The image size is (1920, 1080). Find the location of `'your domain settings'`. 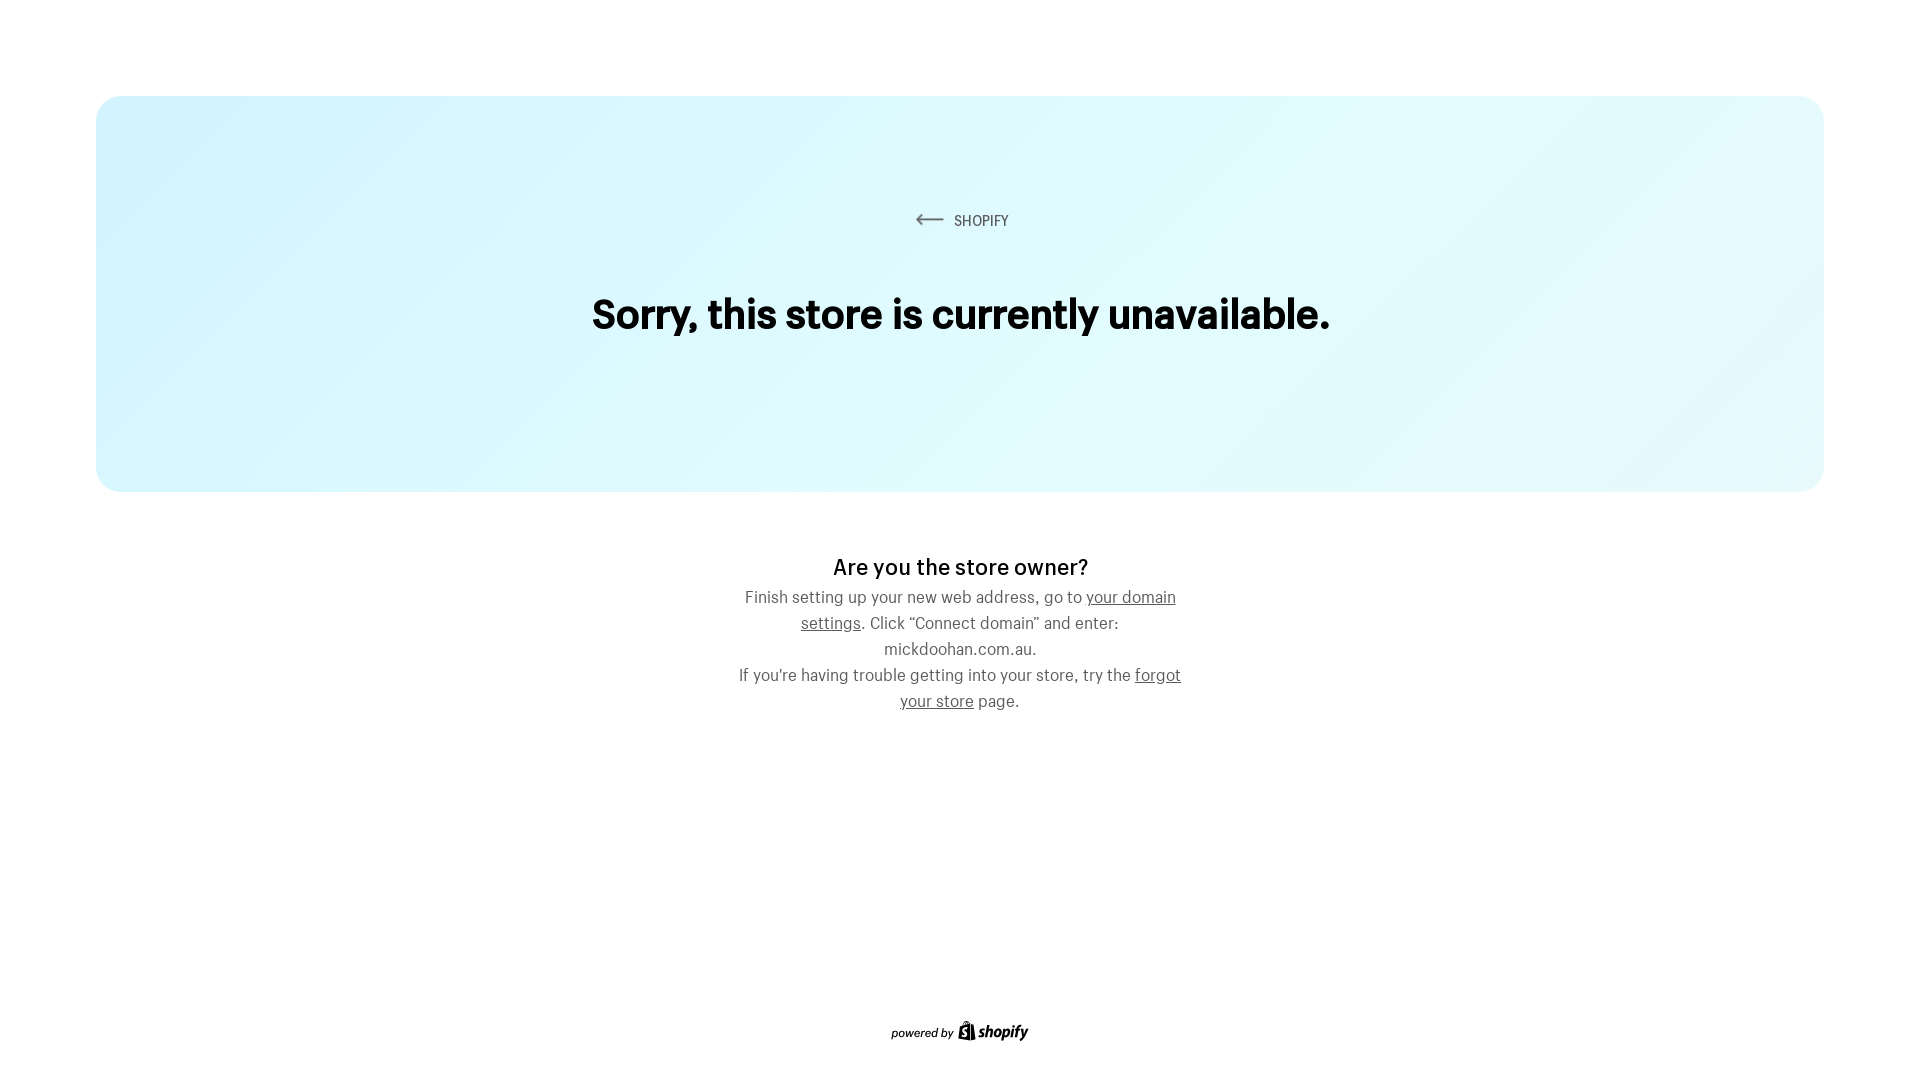

'your domain settings' is located at coordinates (988, 605).